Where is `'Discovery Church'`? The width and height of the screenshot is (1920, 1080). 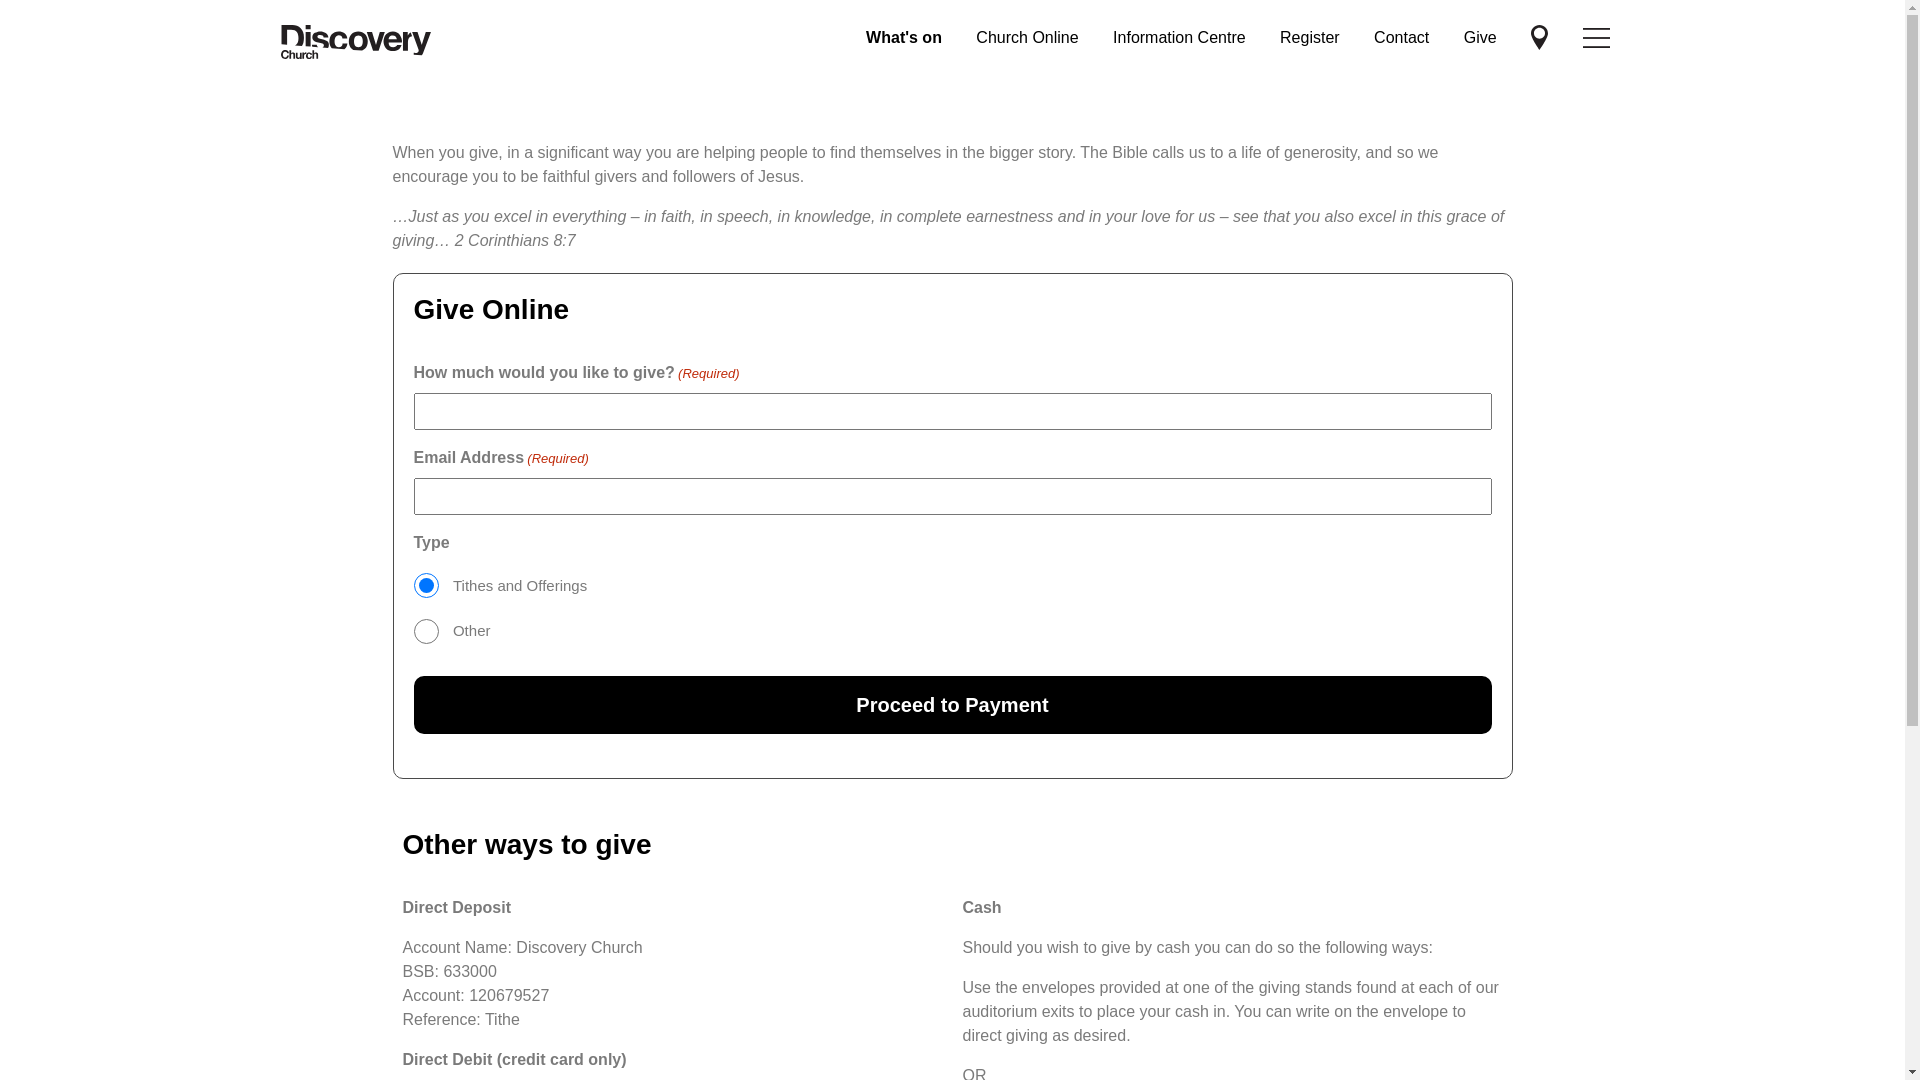
'Discovery Church' is located at coordinates (1594, 38).